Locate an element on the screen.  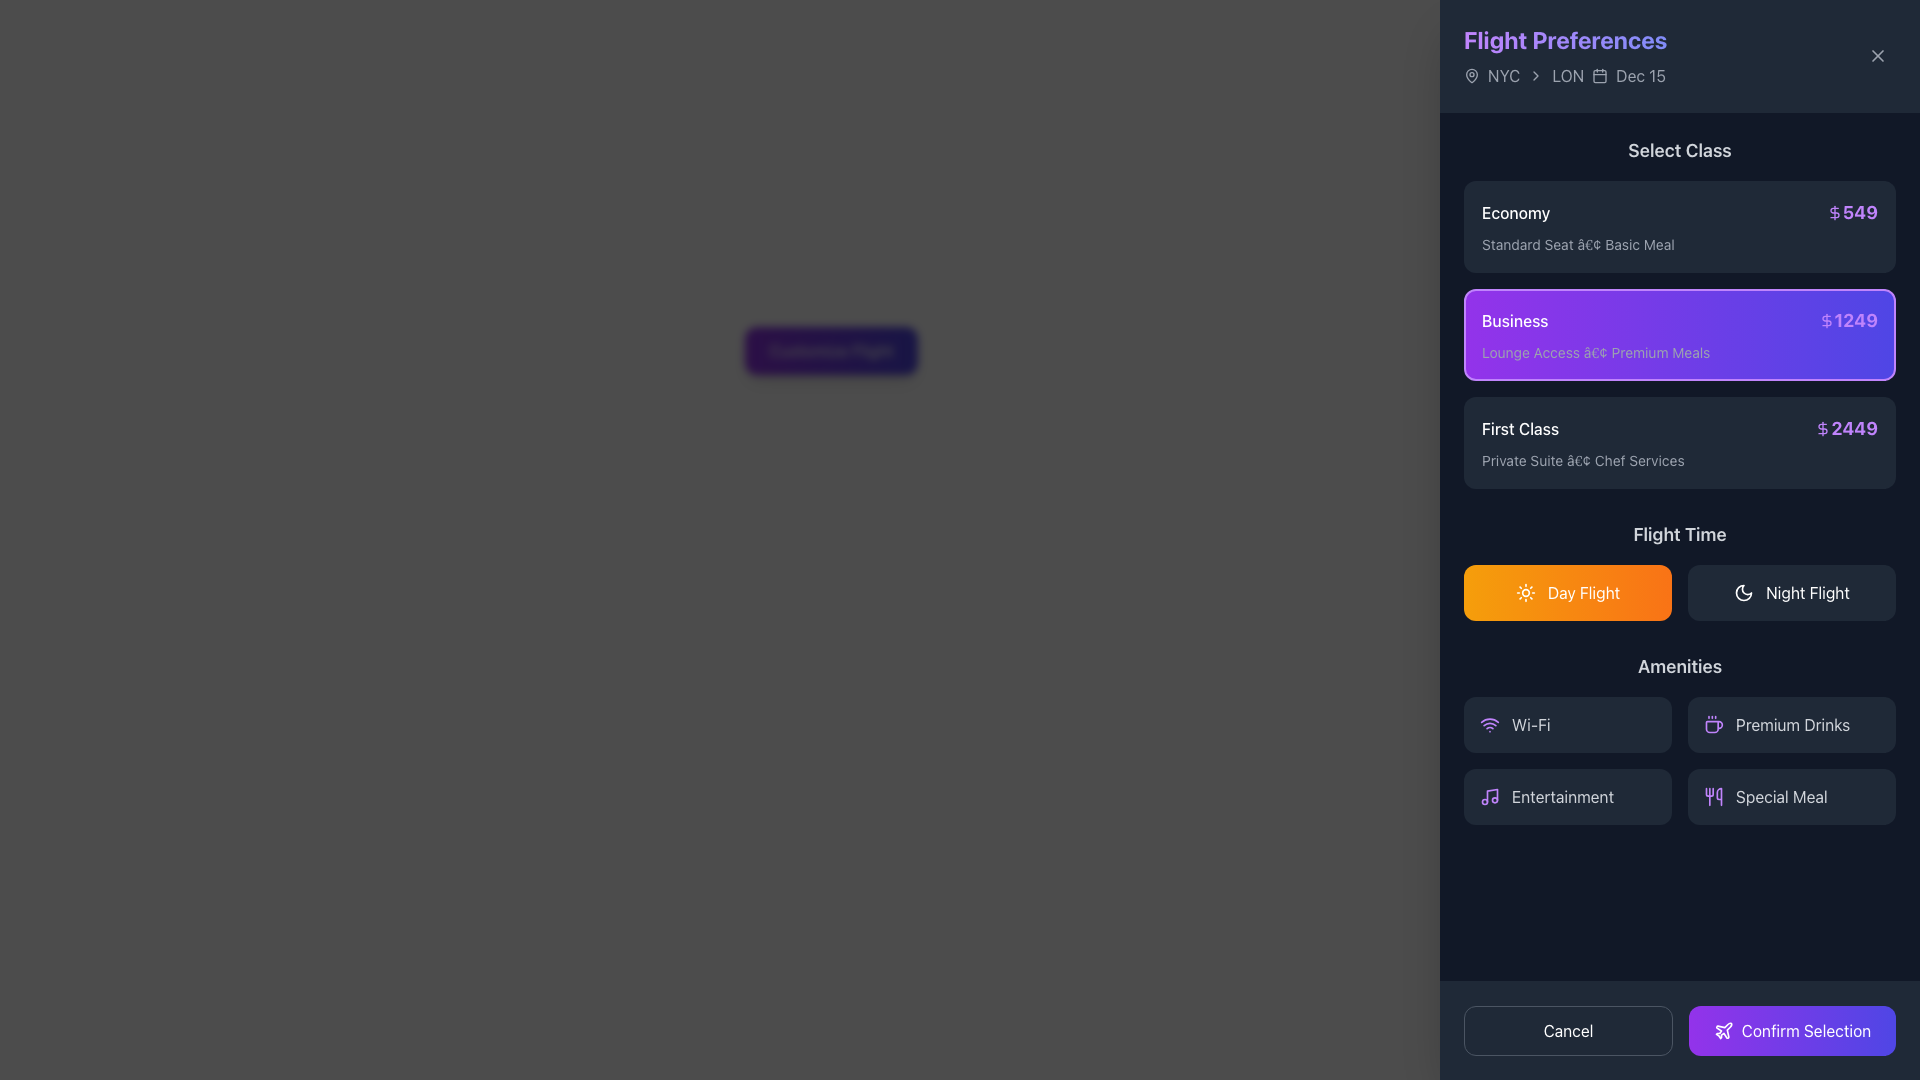
the decorative icon indicating a monetary value that is positioned before the numeric value '549' in the 'Economy' option of the 'Select Class' section is located at coordinates (1834, 212).